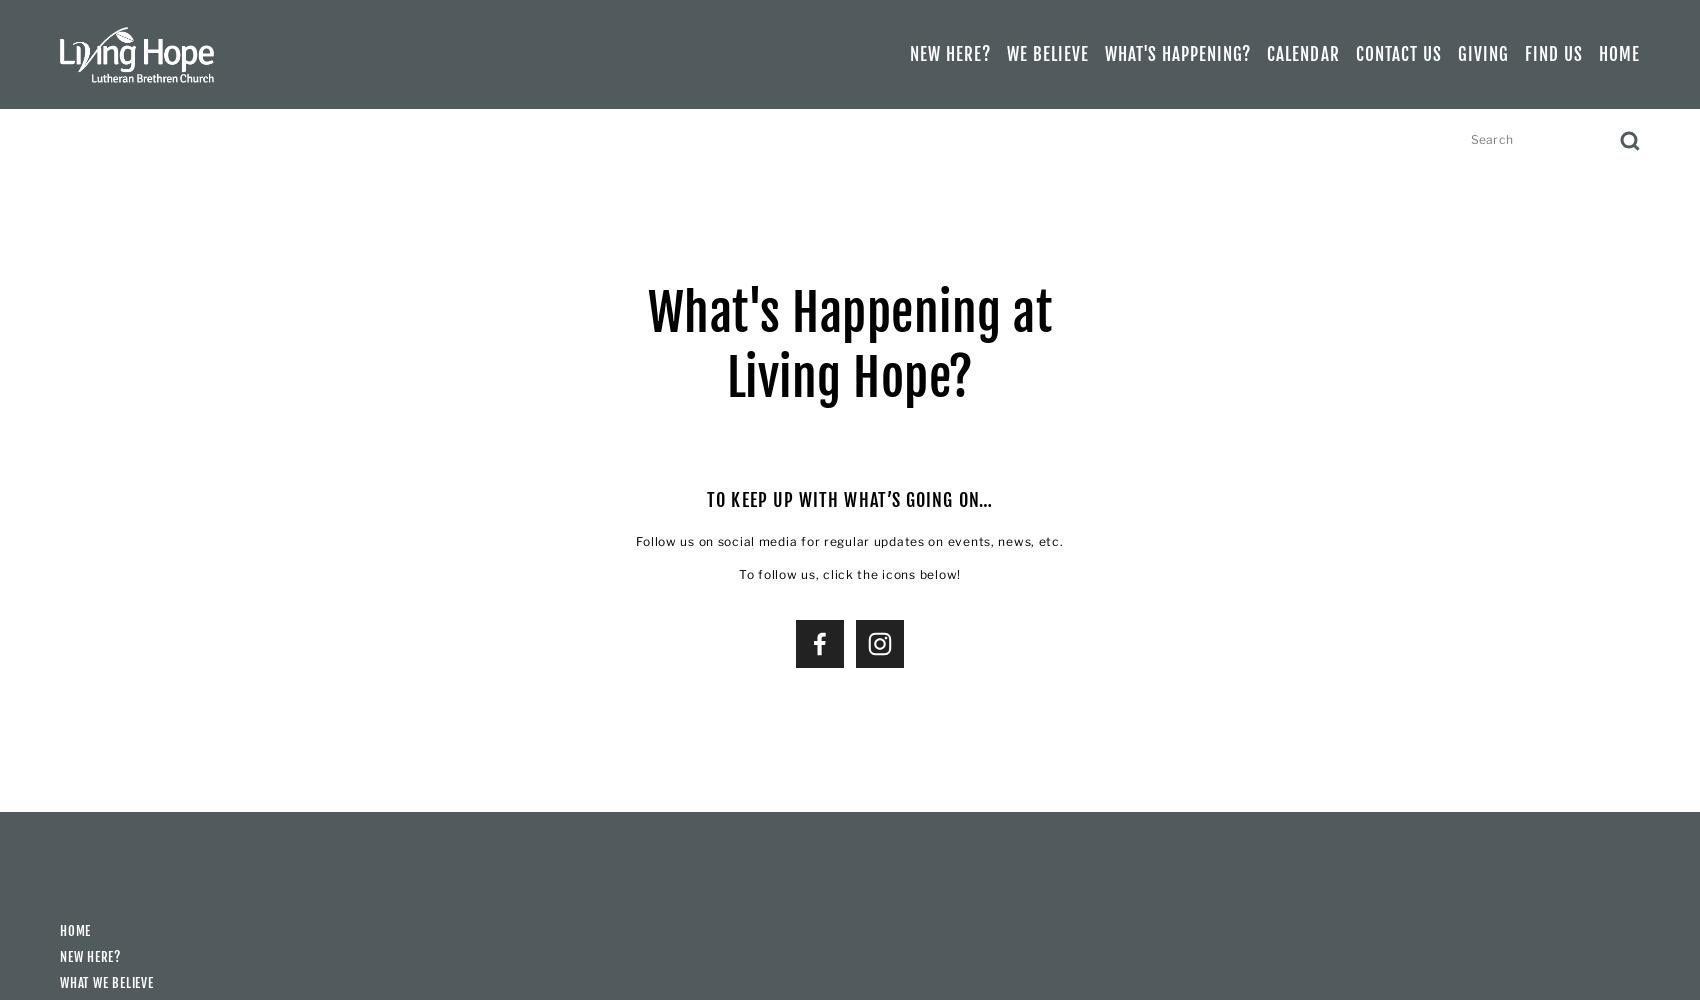  What do you see at coordinates (106, 981) in the screenshot?
I see `'What We Believe'` at bounding box center [106, 981].